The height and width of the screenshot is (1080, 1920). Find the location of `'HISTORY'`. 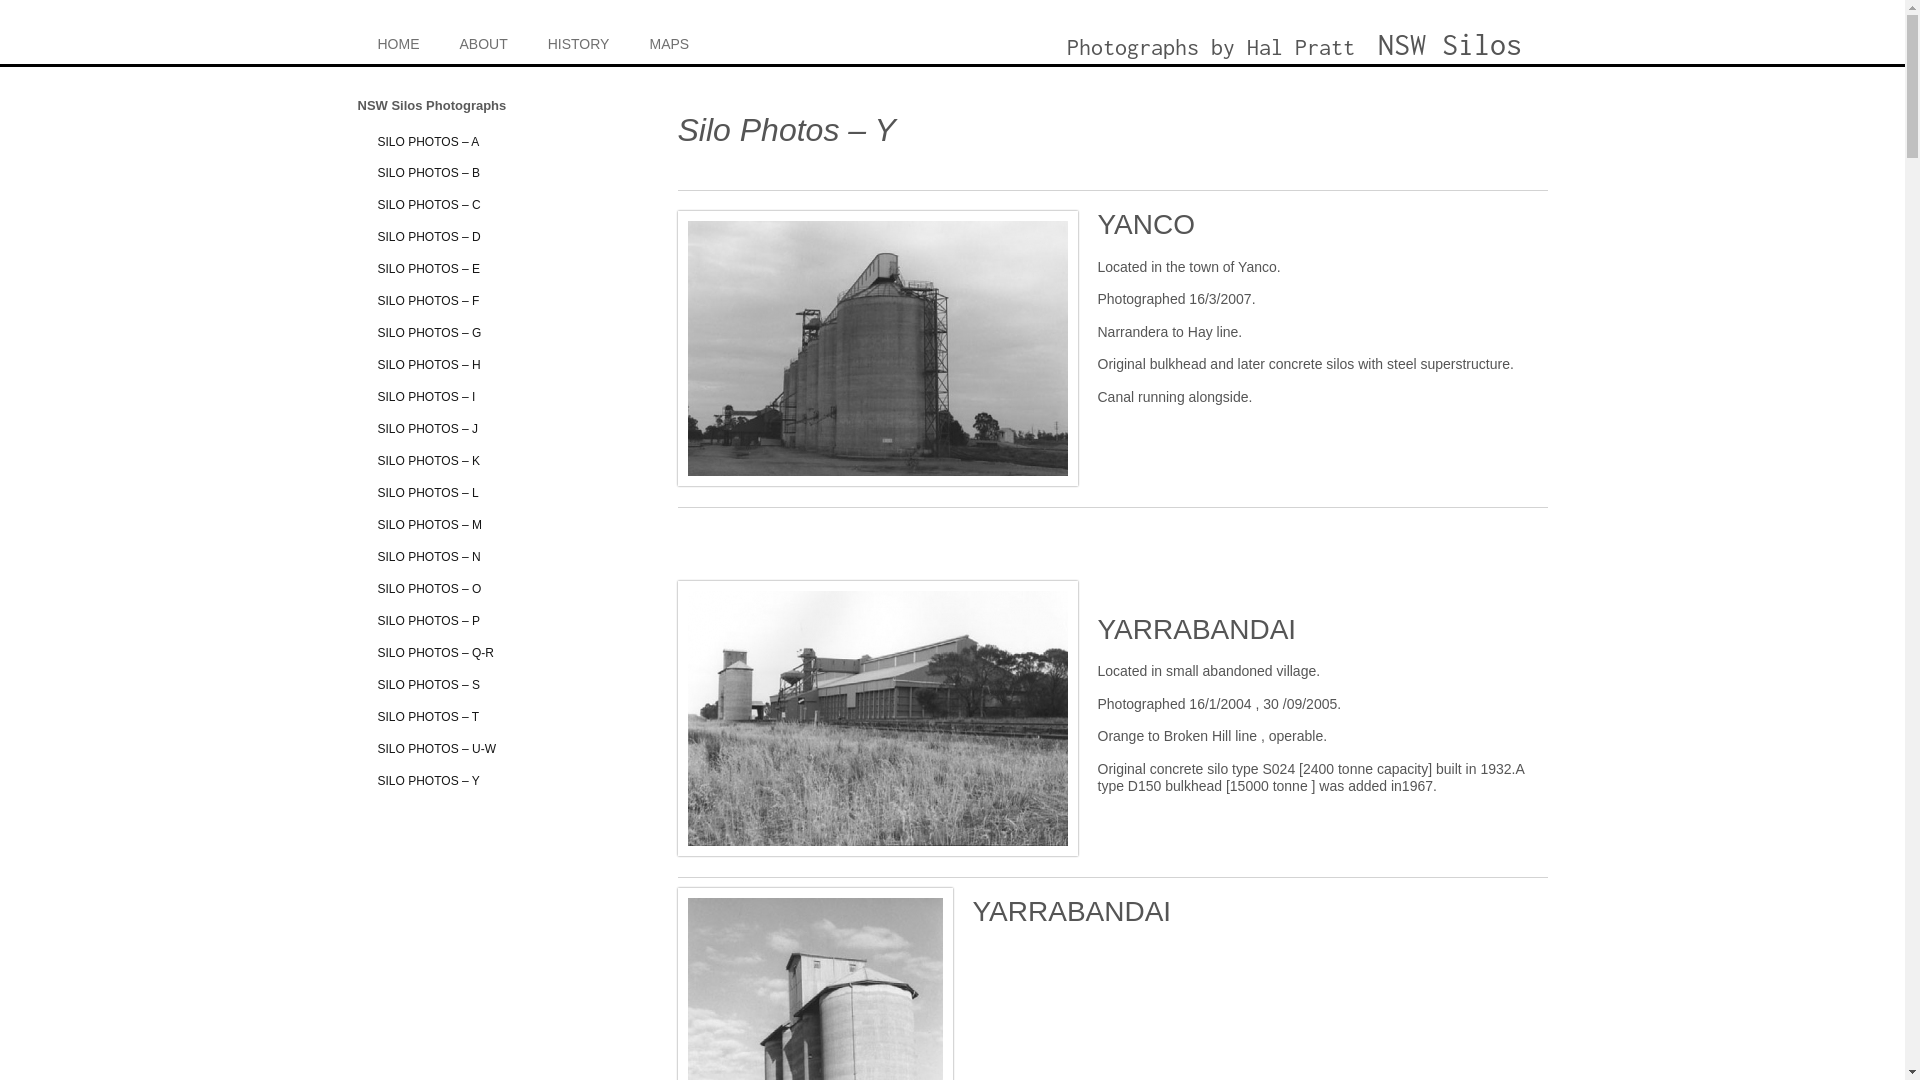

'HISTORY' is located at coordinates (578, 41).